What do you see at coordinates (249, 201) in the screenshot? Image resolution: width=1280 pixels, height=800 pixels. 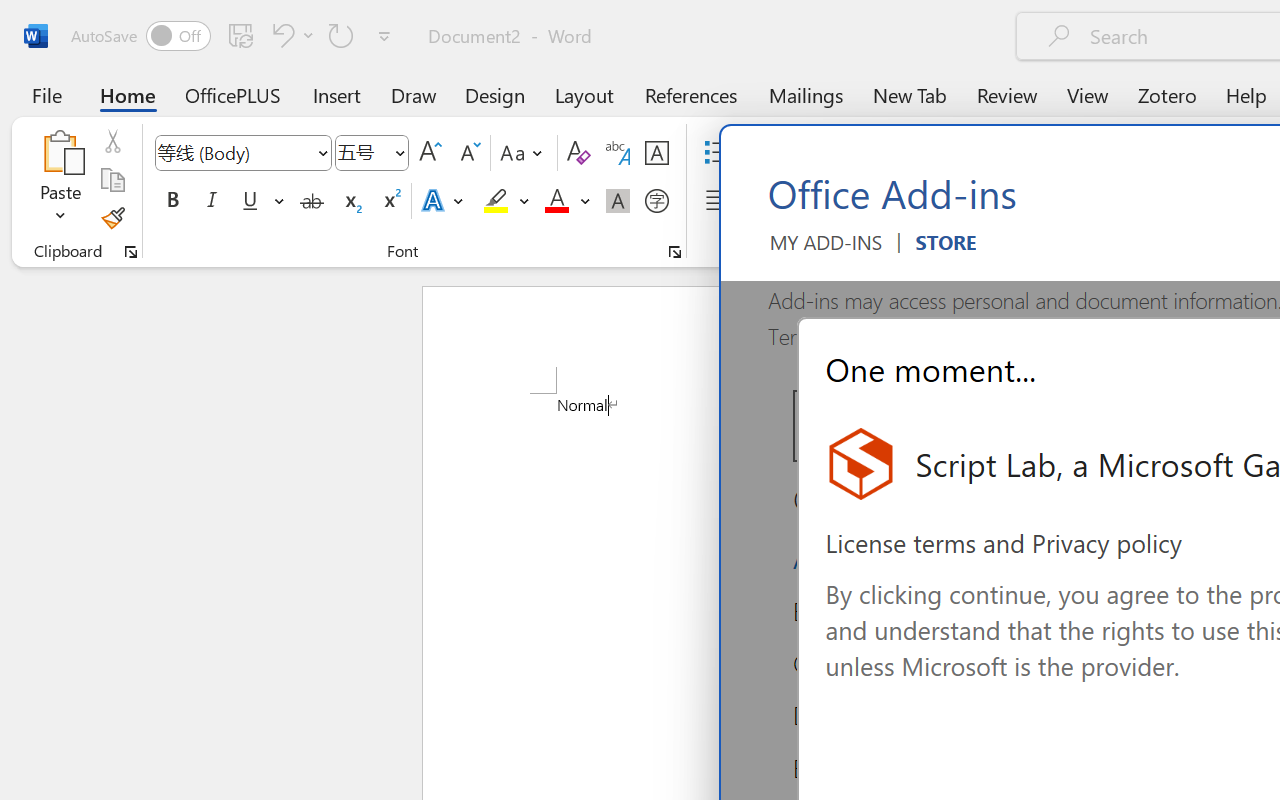 I see `'Underline'` at bounding box center [249, 201].